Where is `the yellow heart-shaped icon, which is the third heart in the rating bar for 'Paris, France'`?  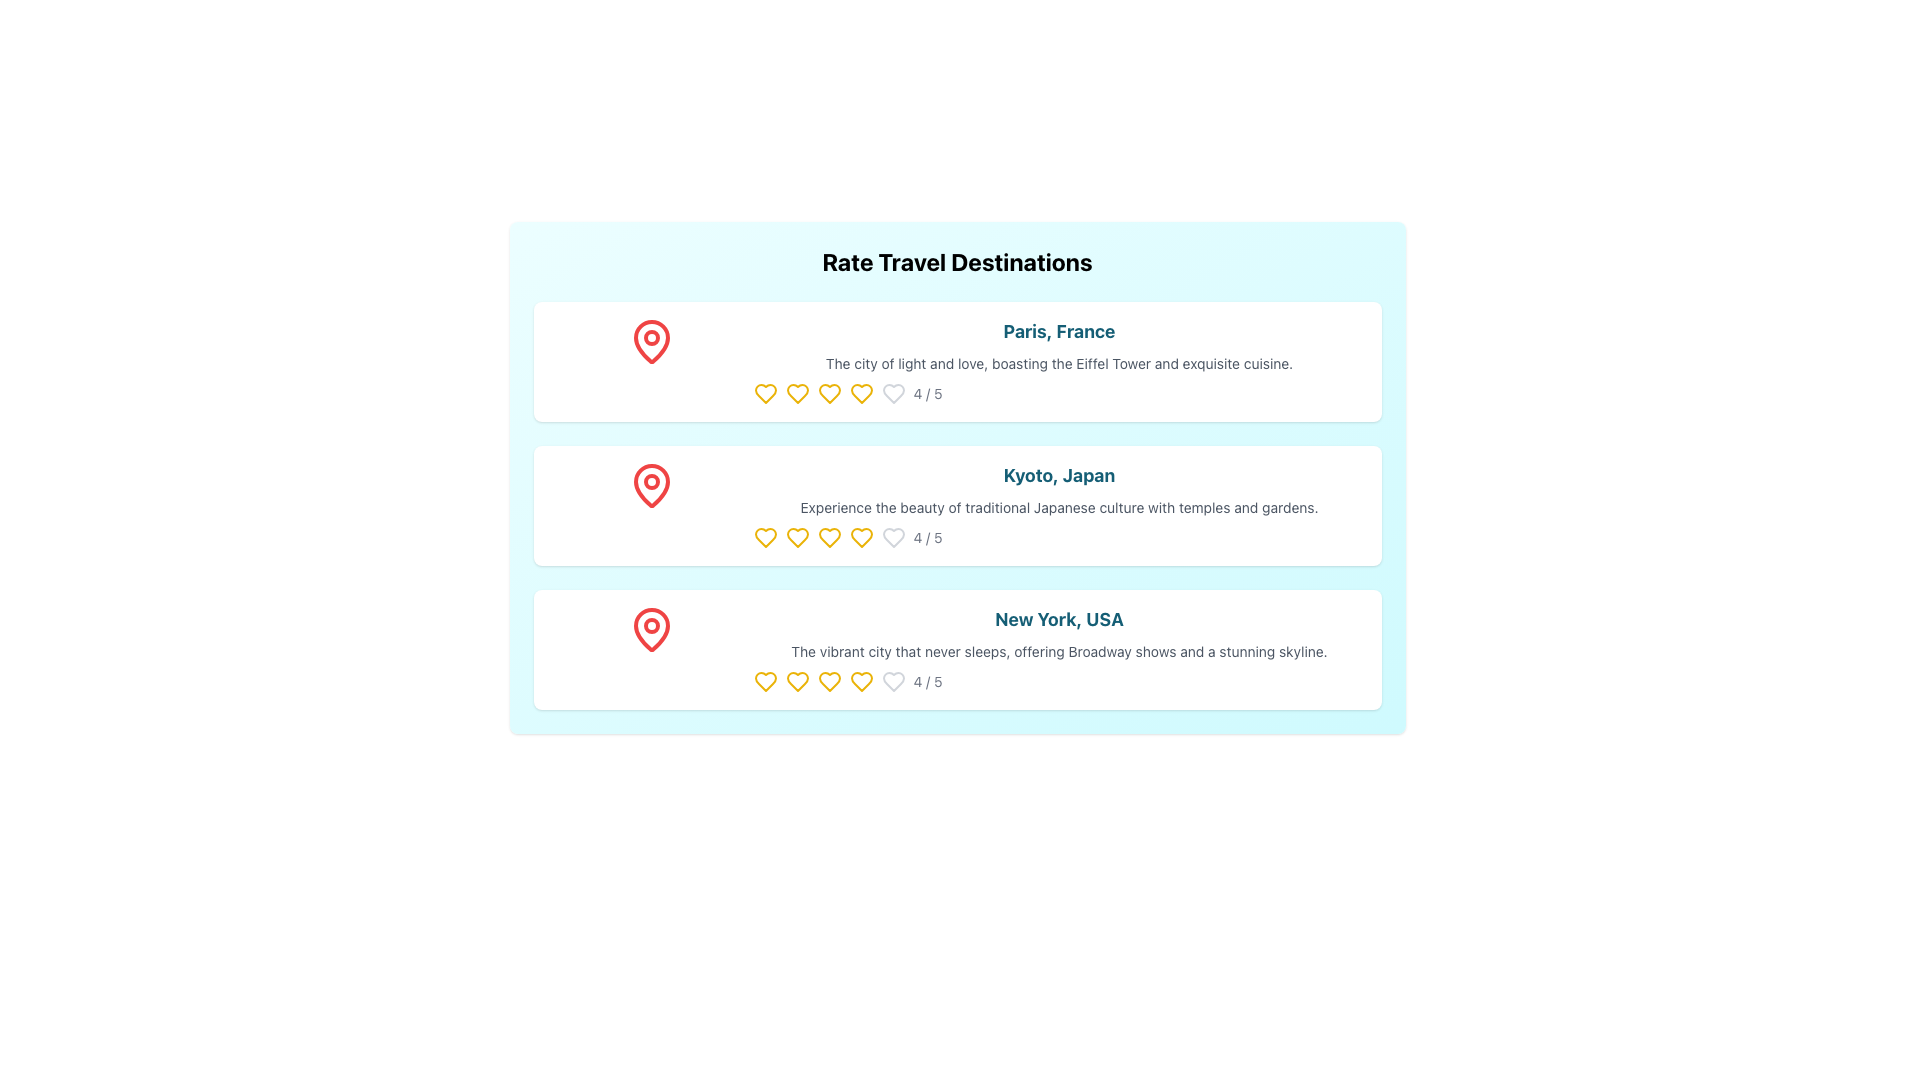
the yellow heart-shaped icon, which is the third heart in the rating bar for 'Paris, France' is located at coordinates (829, 393).